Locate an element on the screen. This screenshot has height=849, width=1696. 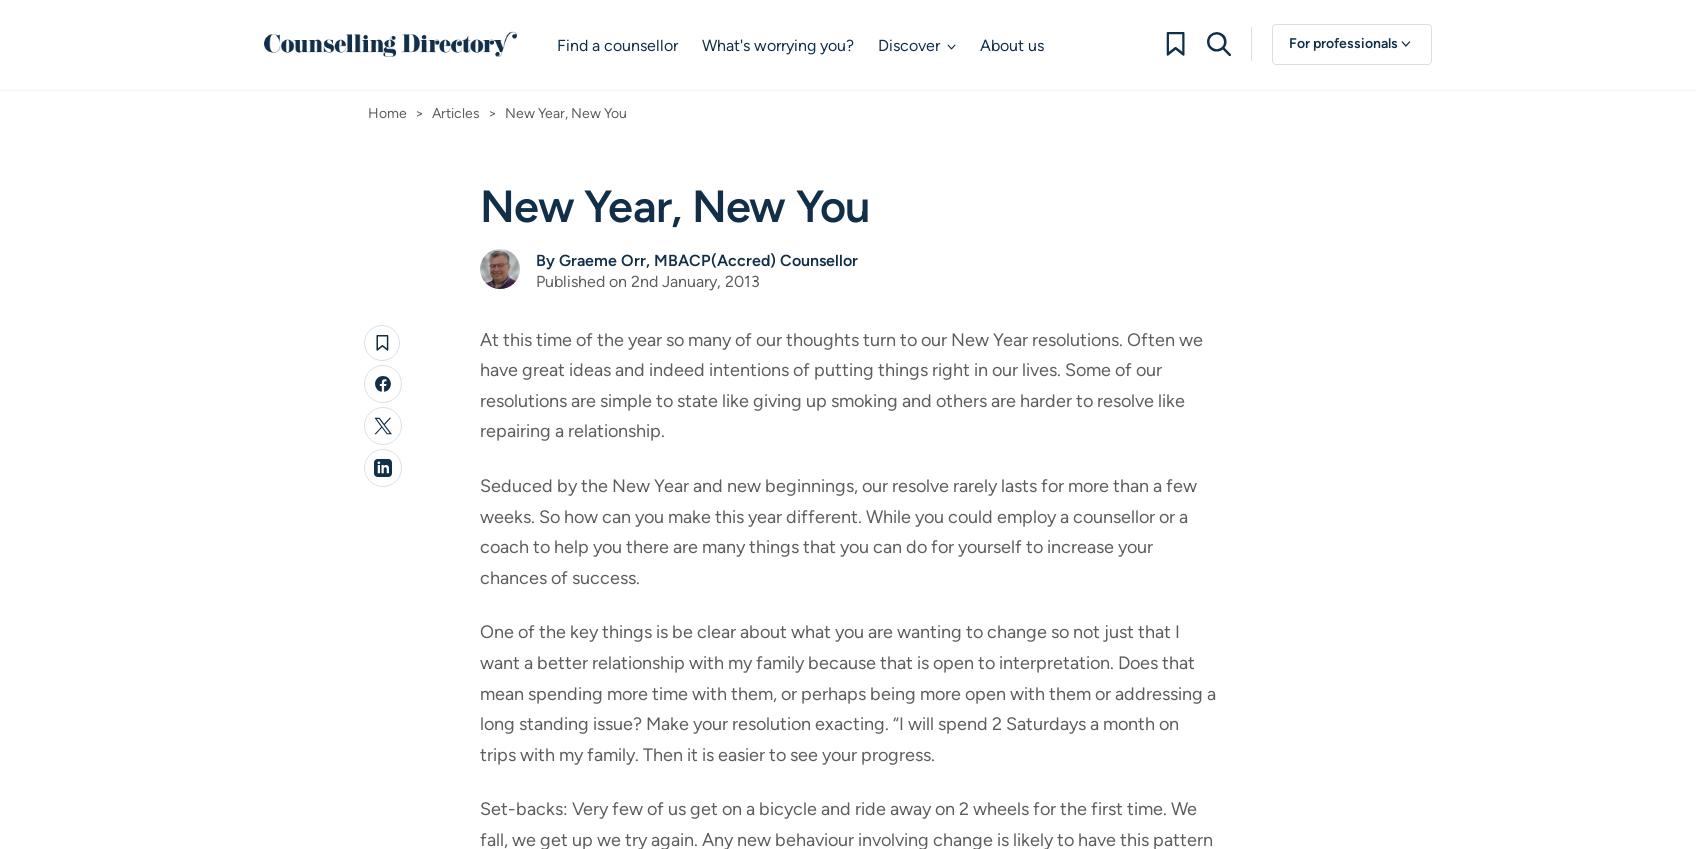
'Find a counsellor' is located at coordinates (616, 44).